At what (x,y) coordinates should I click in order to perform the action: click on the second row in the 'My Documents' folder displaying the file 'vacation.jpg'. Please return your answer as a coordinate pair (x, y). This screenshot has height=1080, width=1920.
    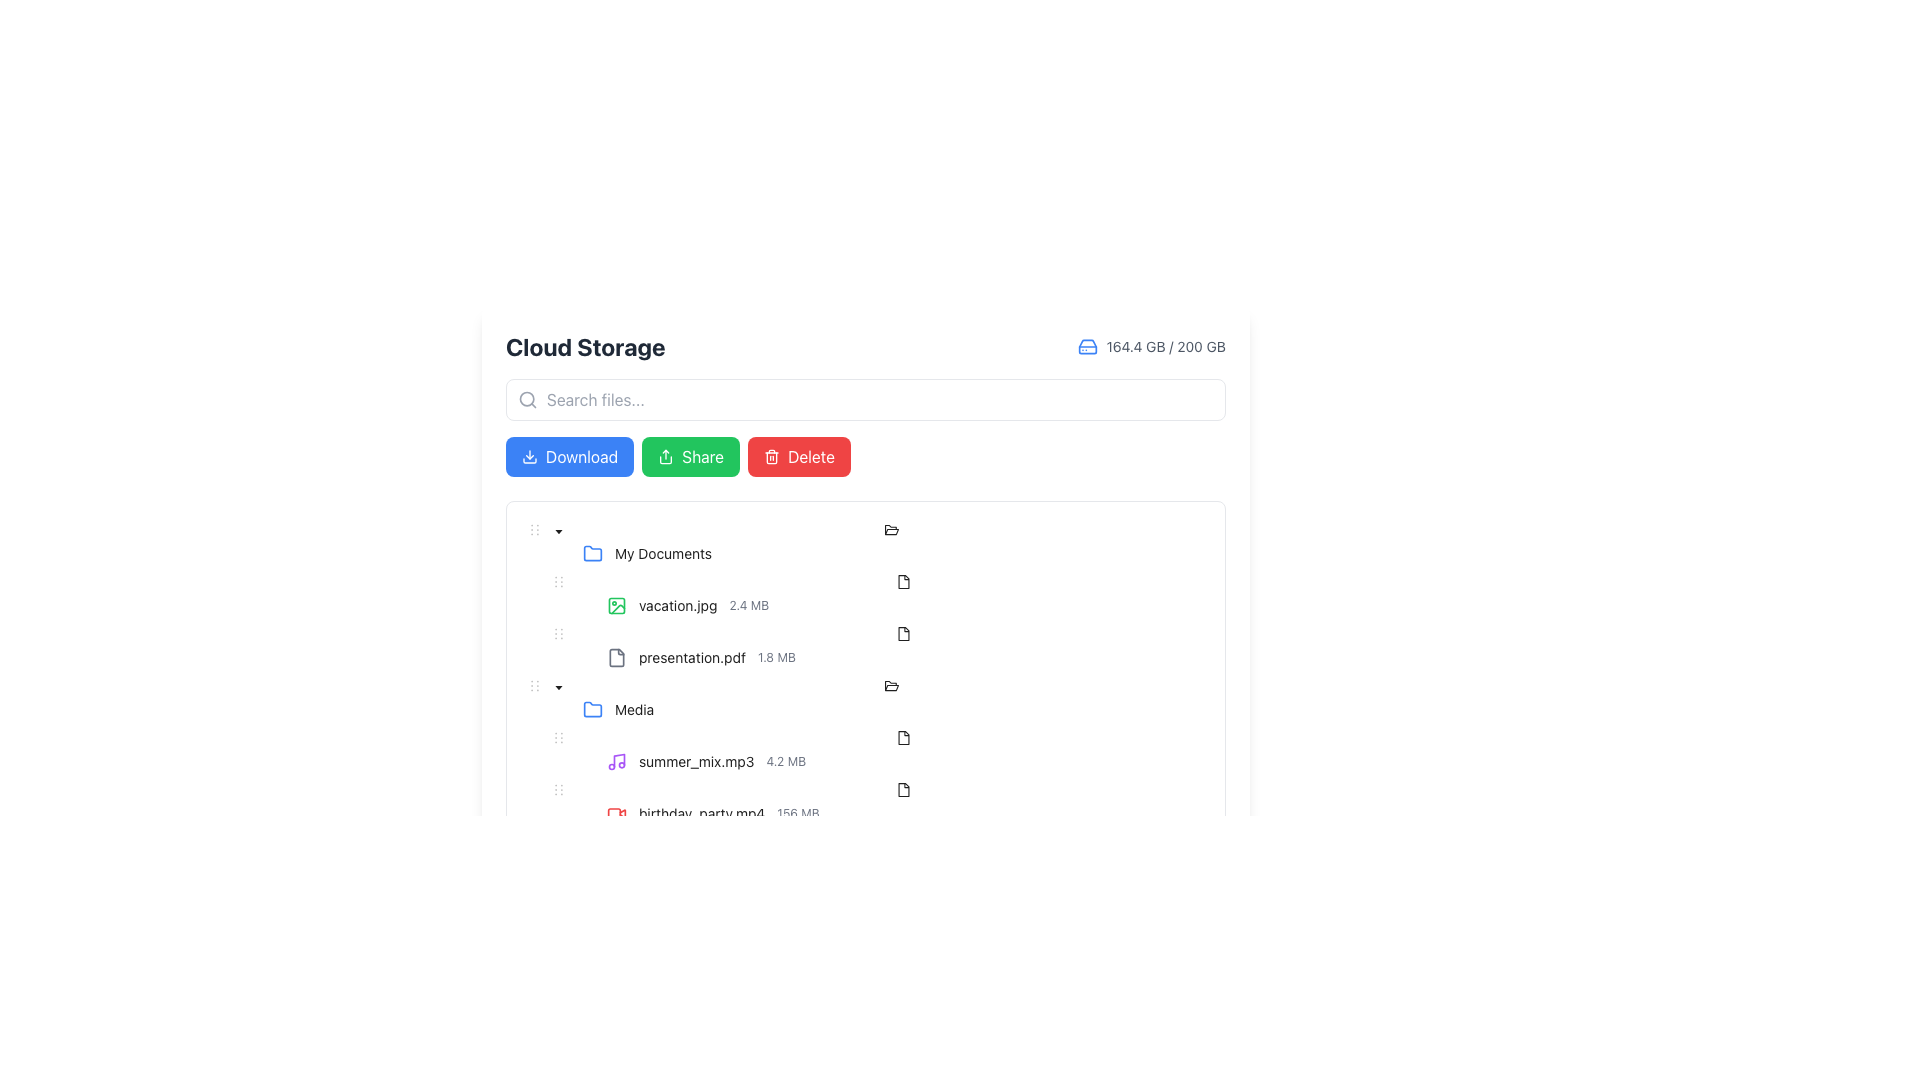
    Looking at the image, I should click on (902, 593).